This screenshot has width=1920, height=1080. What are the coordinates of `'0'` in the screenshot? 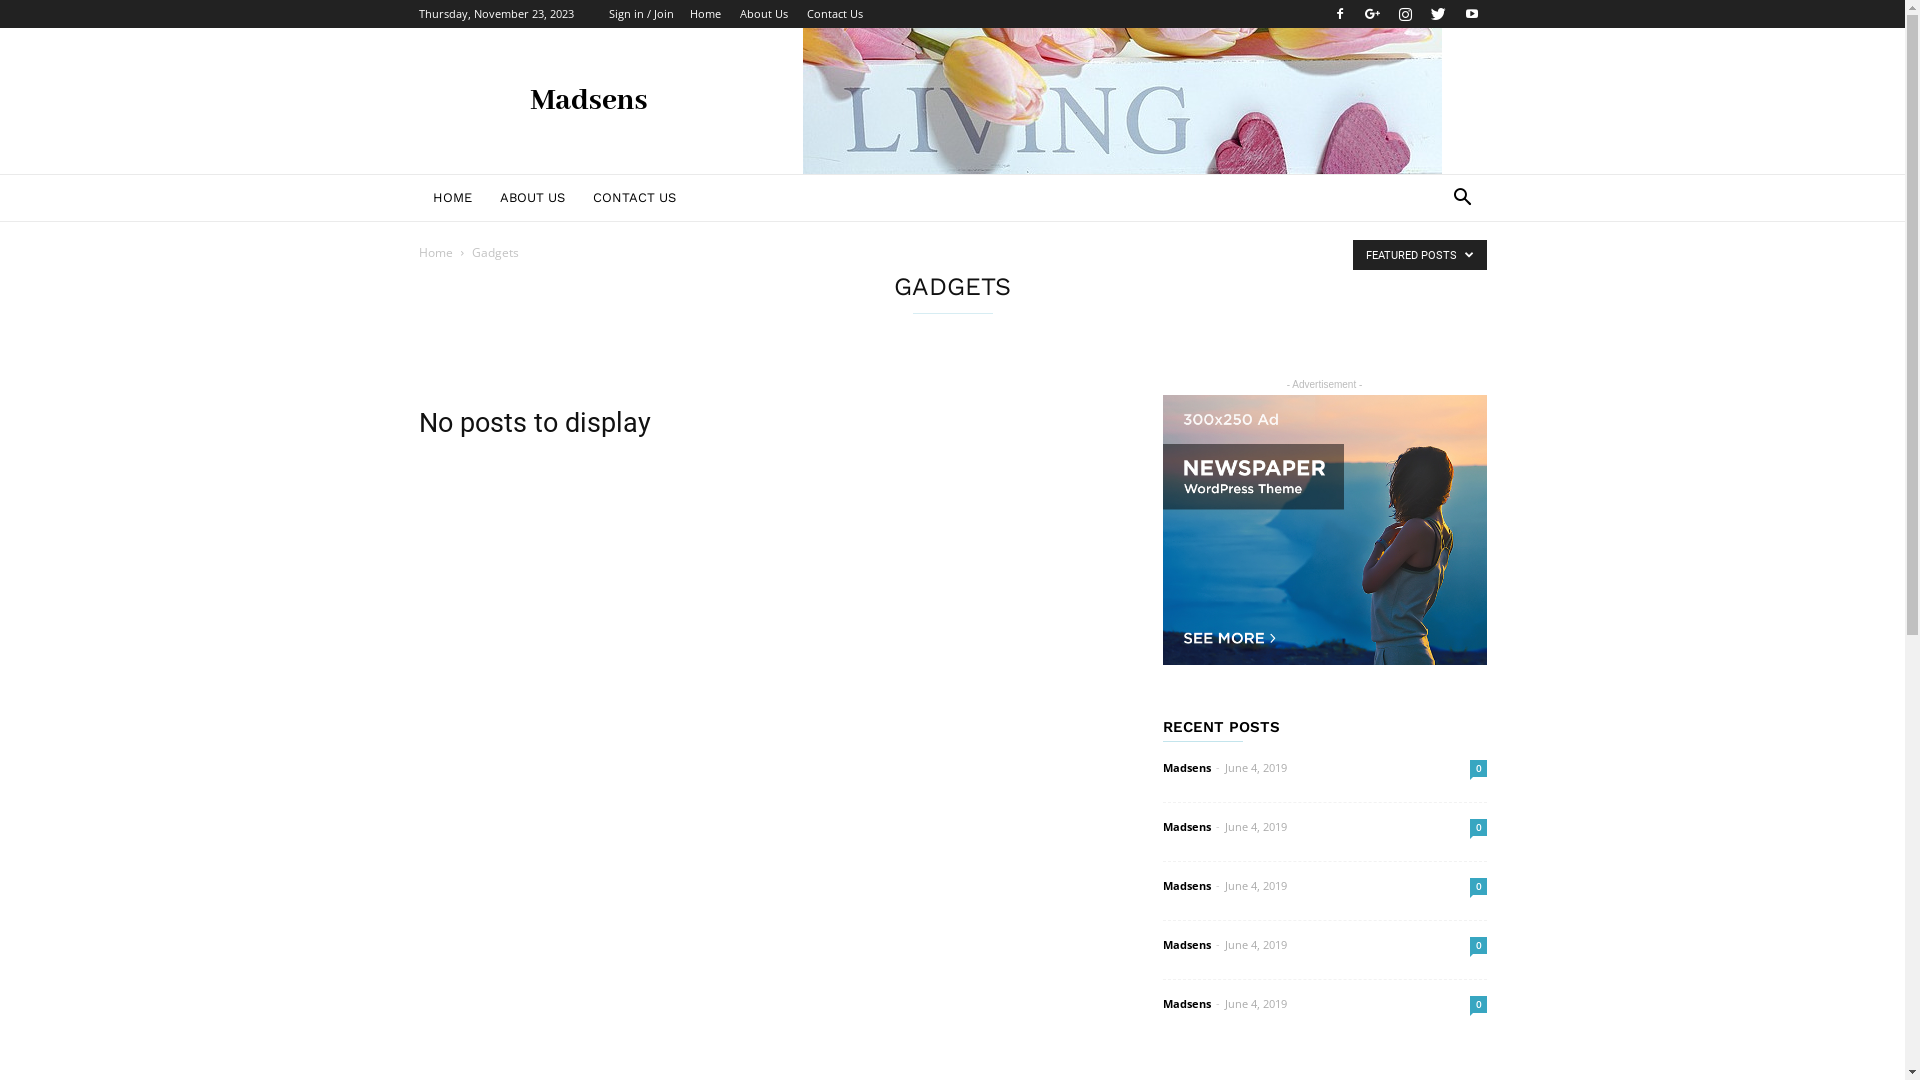 It's located at (1478, 885).